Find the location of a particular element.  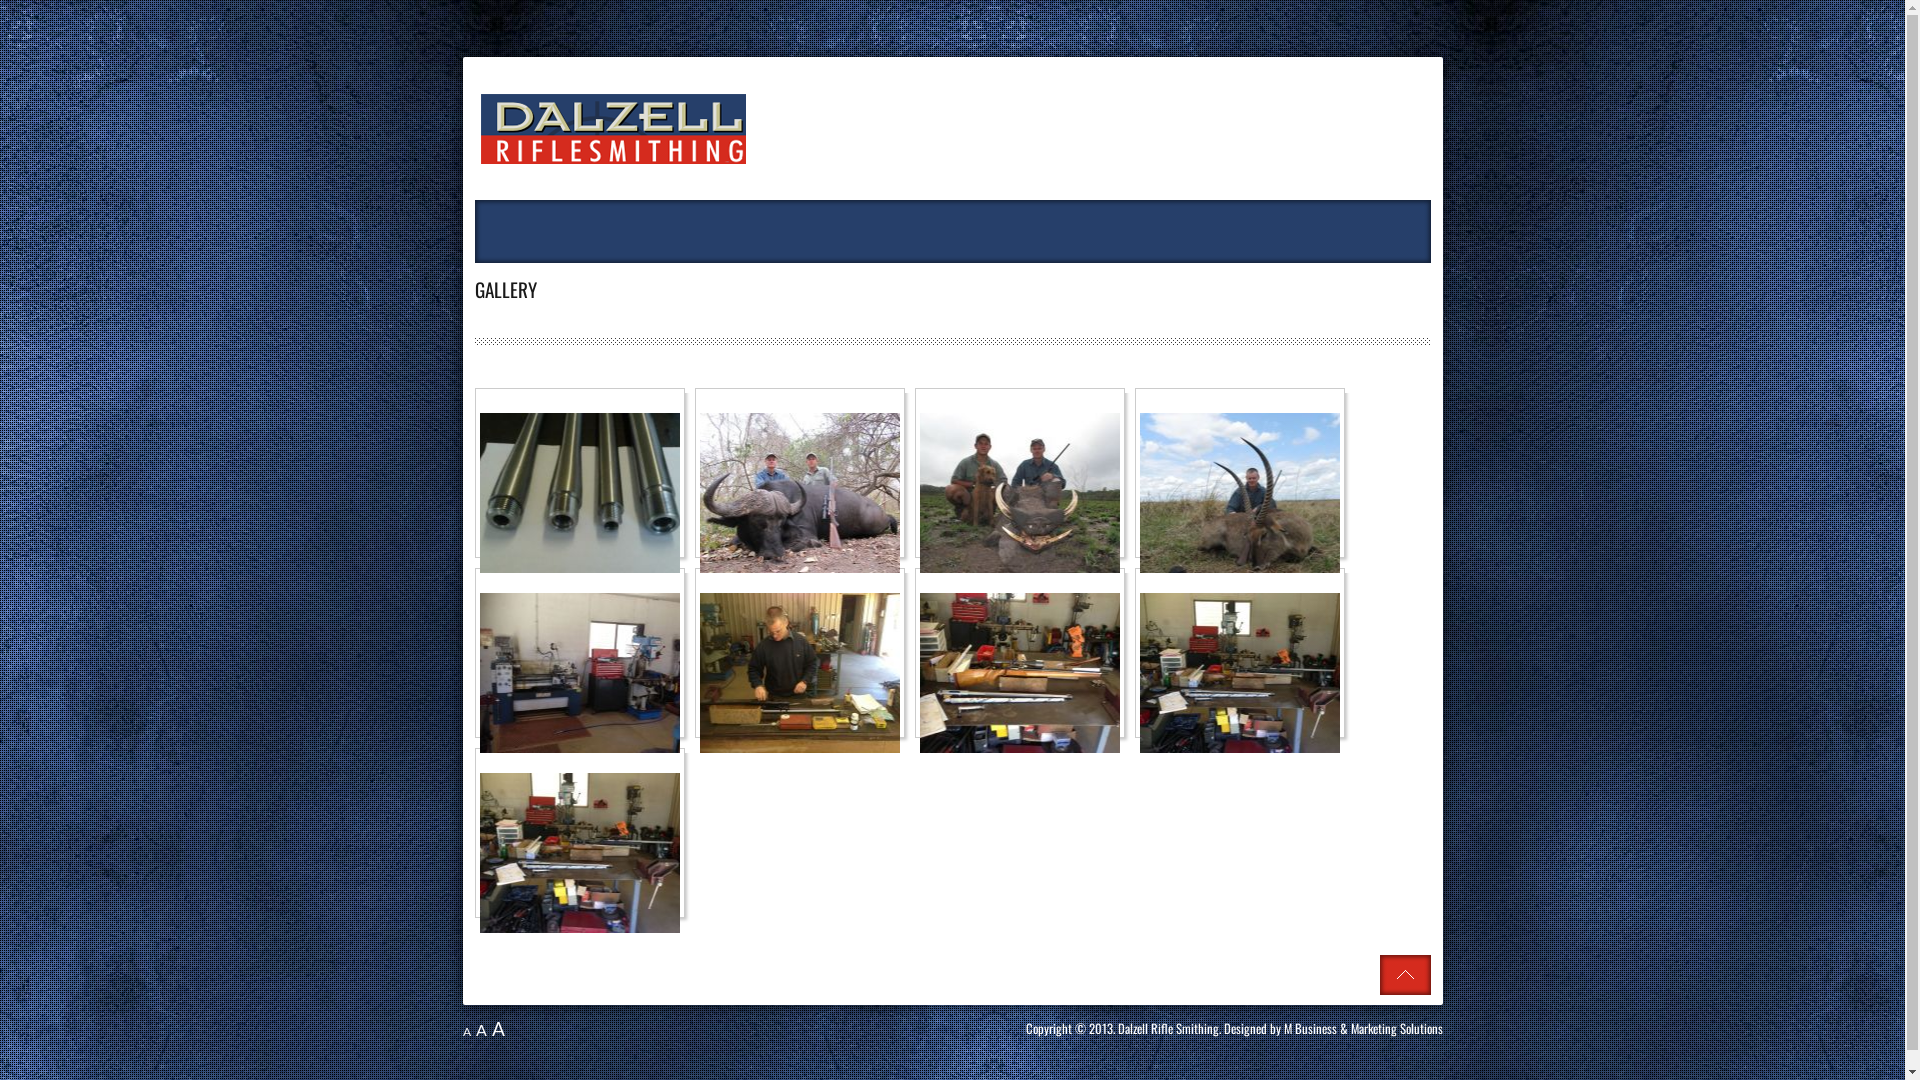

'Click to enlarge image IMG_1460.jpg' is located at coordinates (1238, 672).